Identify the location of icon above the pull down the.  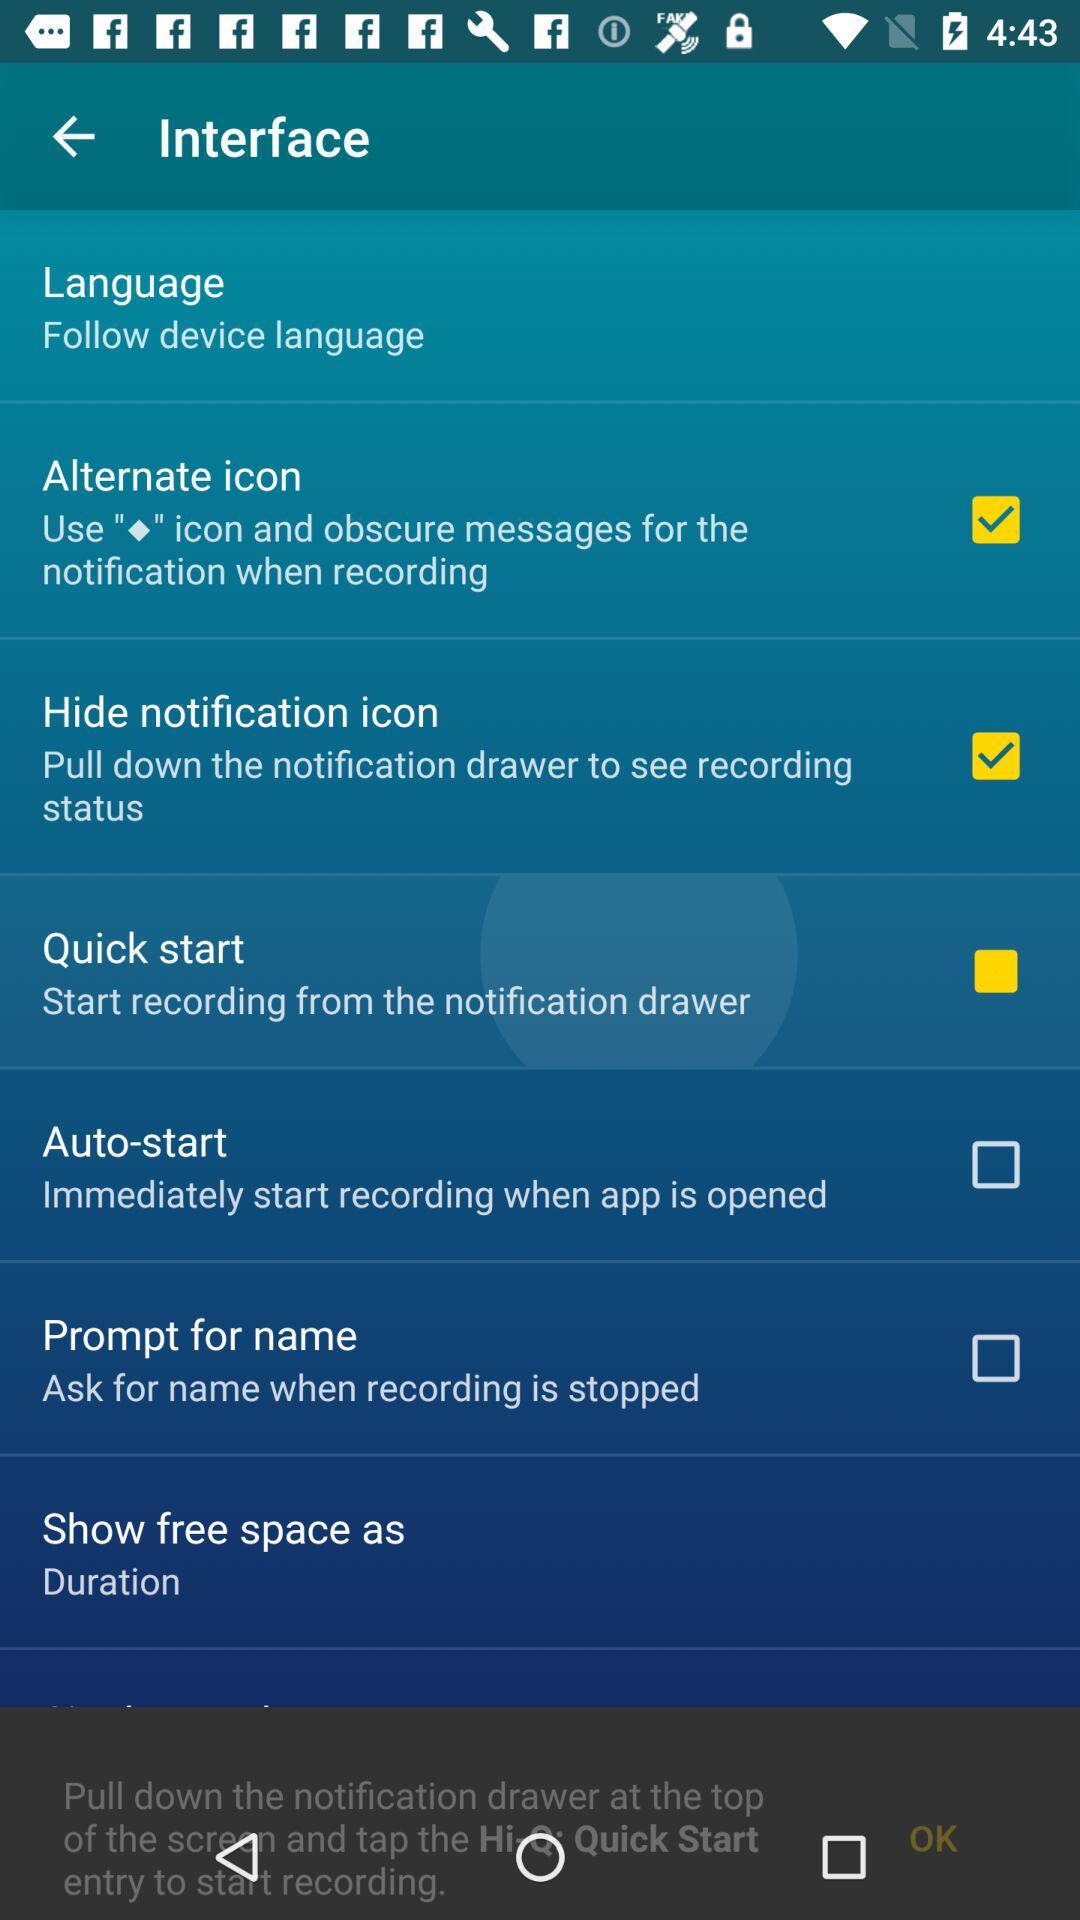
(111, 1579).